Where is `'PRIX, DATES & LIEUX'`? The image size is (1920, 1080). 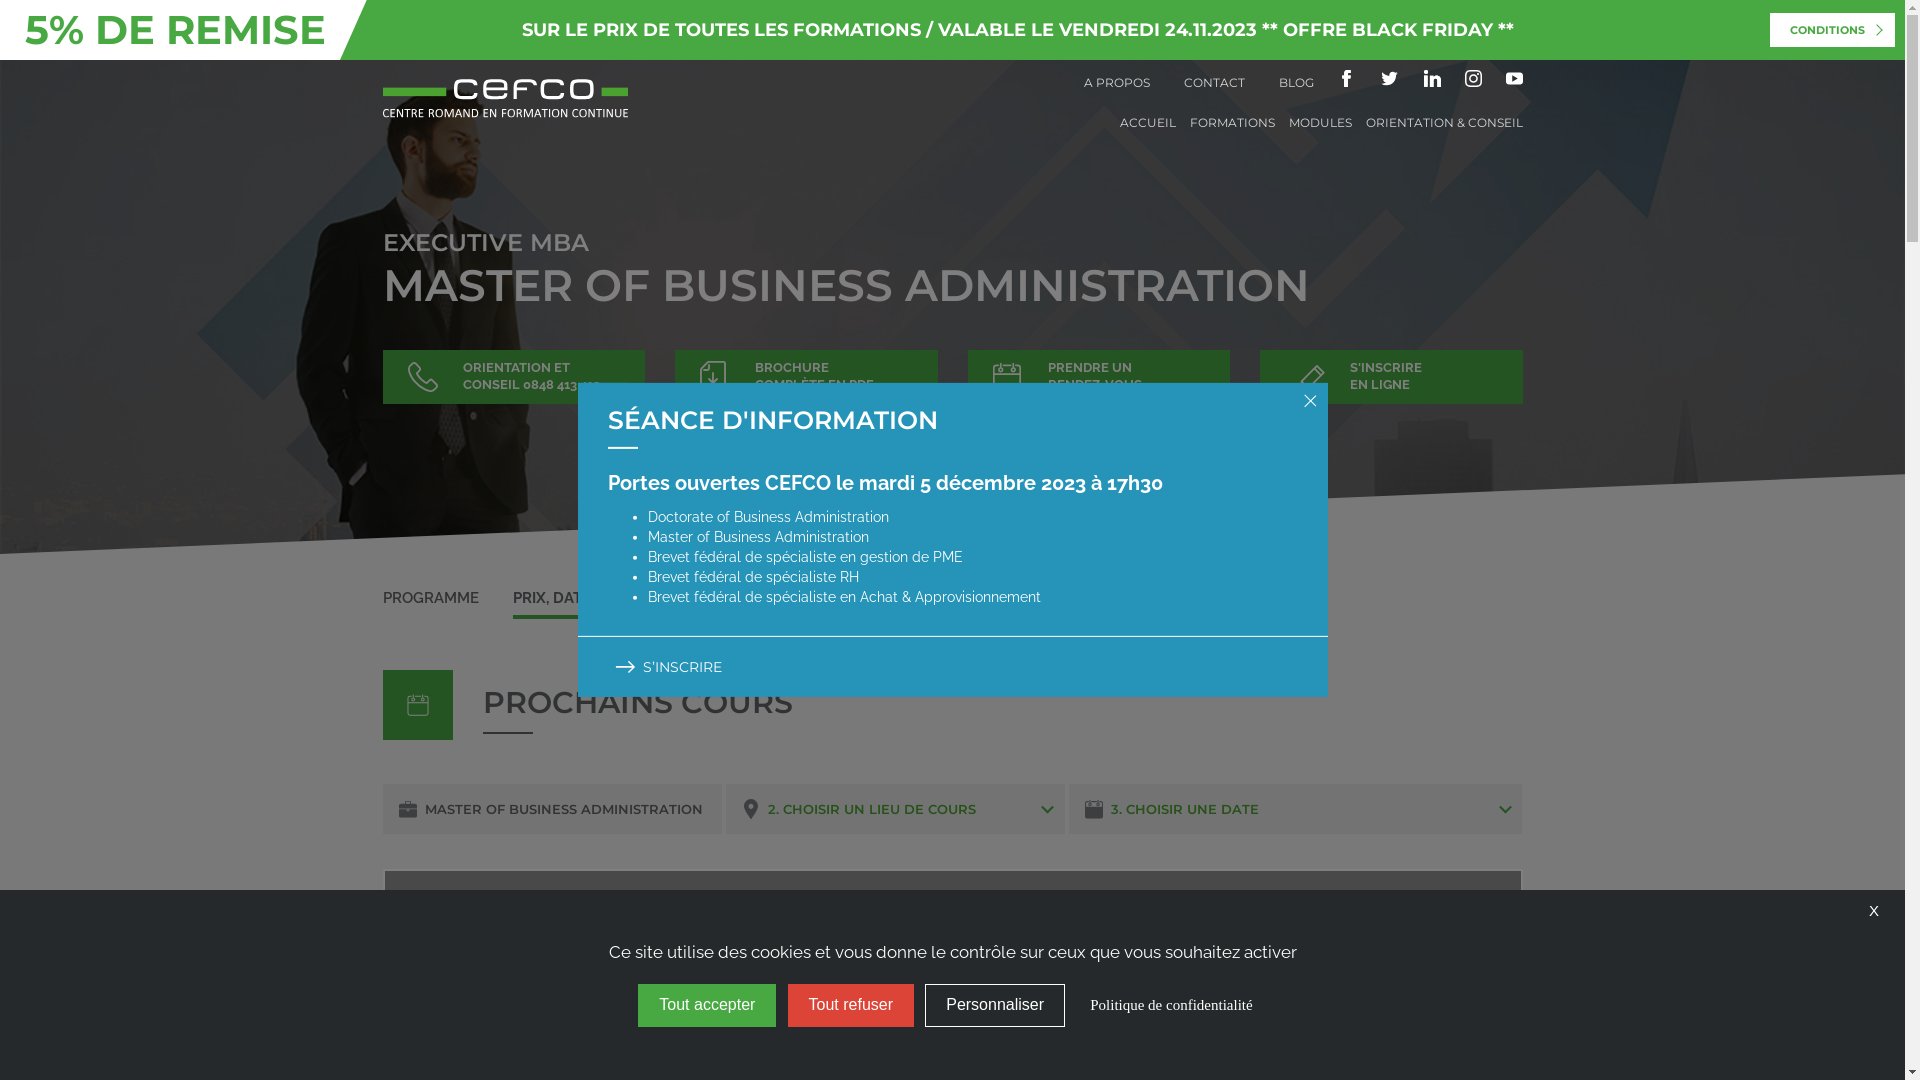 'PRIX, DATES & LIEUX' is located at coordinates (587, 596).